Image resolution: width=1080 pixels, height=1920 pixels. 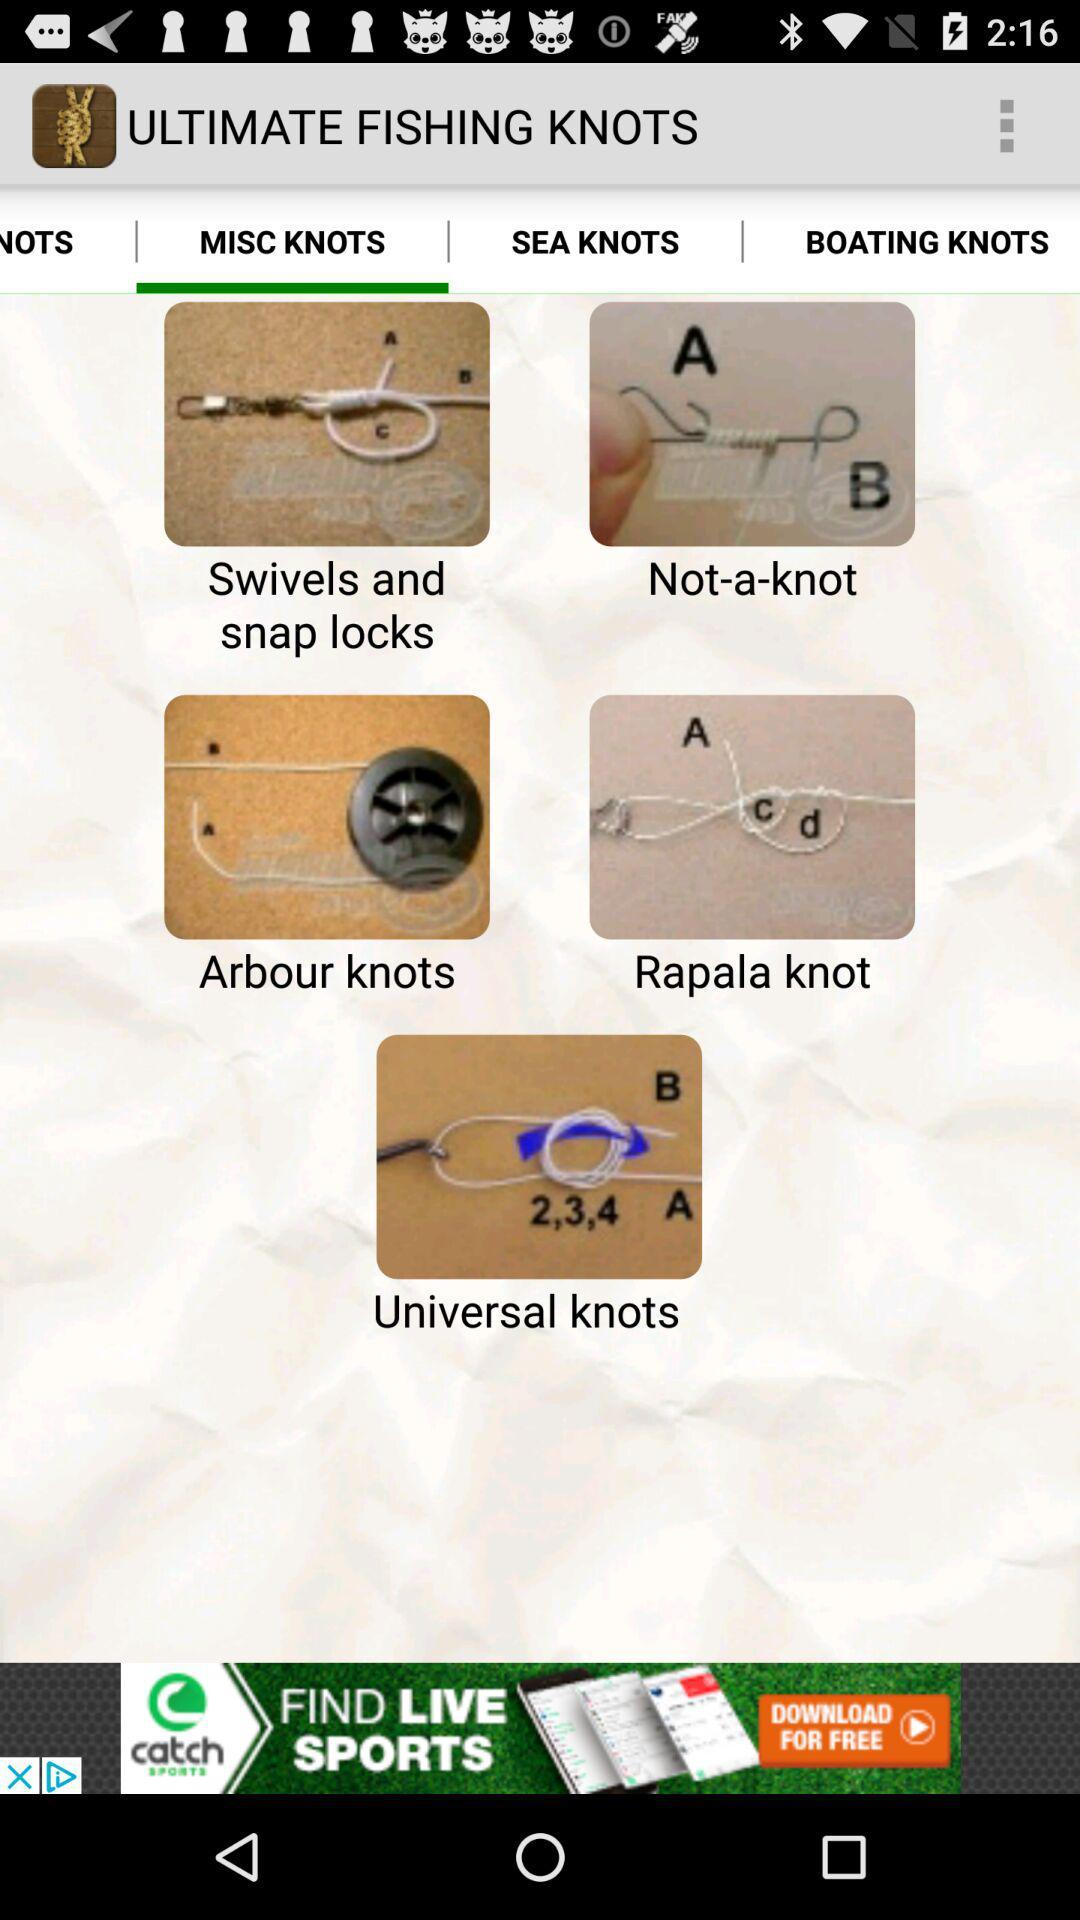 What do you see at coordinates (538, 1156) in the screenshot?
I see `the universal knots option` at bounding box center [538, 1156].